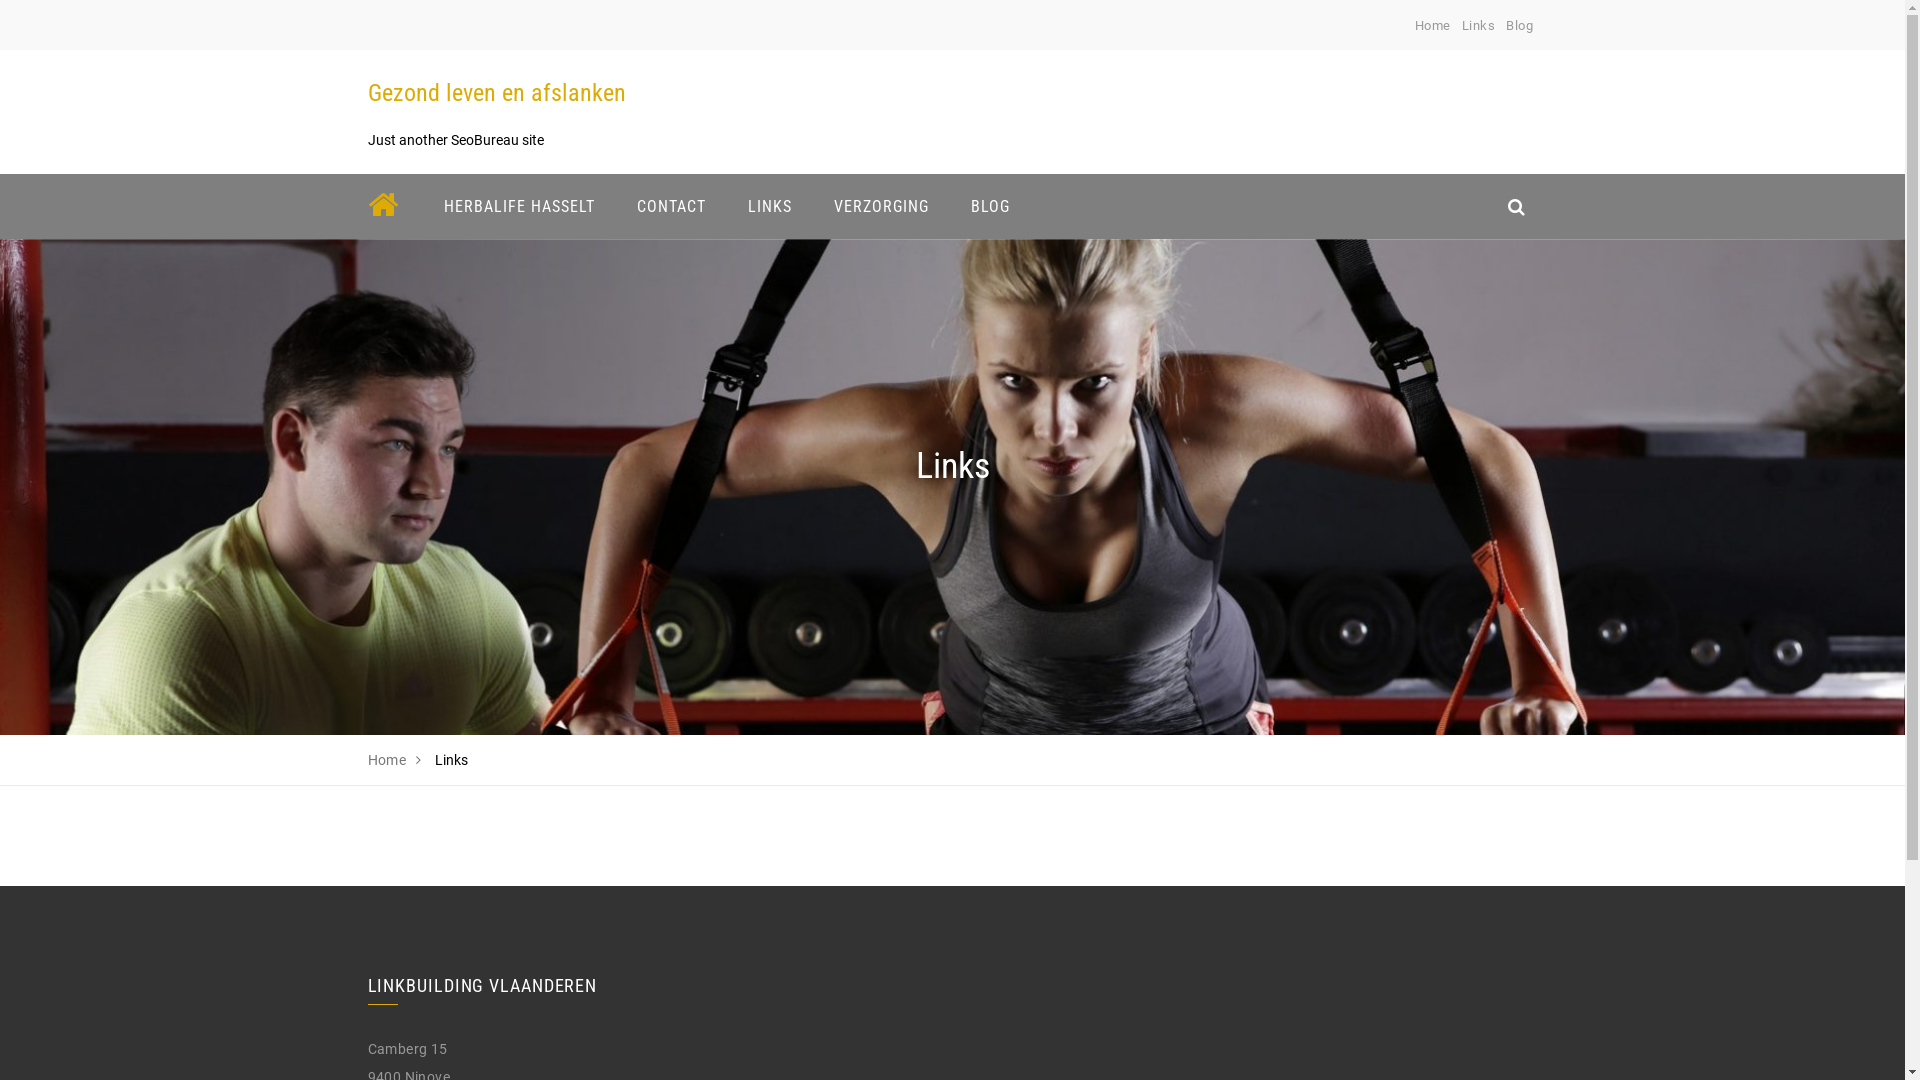 The image size is (1920, 1080). I want to click on 'Gezond leven en afslanken', so click(497, 92).